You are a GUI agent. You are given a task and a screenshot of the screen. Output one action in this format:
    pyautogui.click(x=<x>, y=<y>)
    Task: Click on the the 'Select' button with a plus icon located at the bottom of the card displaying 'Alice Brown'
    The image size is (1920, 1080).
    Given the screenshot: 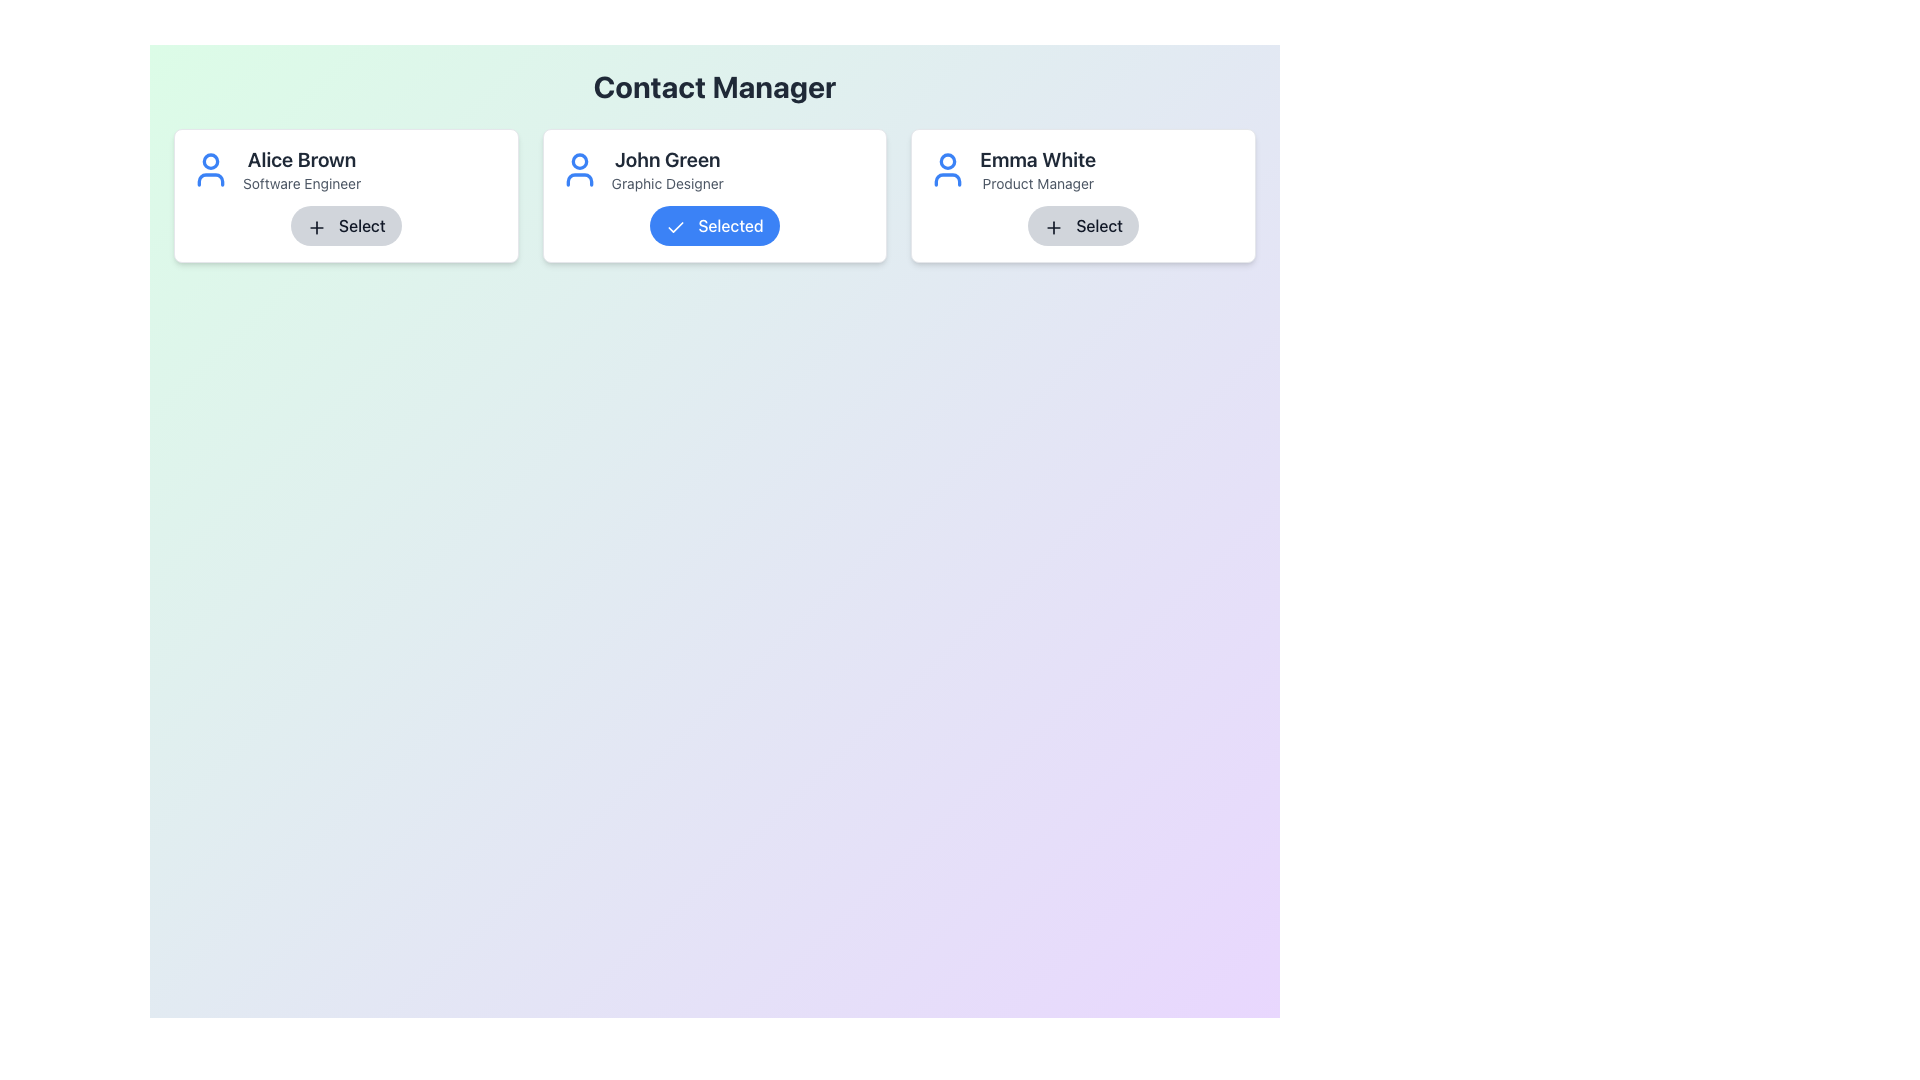 What is the action you would take?
    pyautogui.click(x=346, y=225)
    